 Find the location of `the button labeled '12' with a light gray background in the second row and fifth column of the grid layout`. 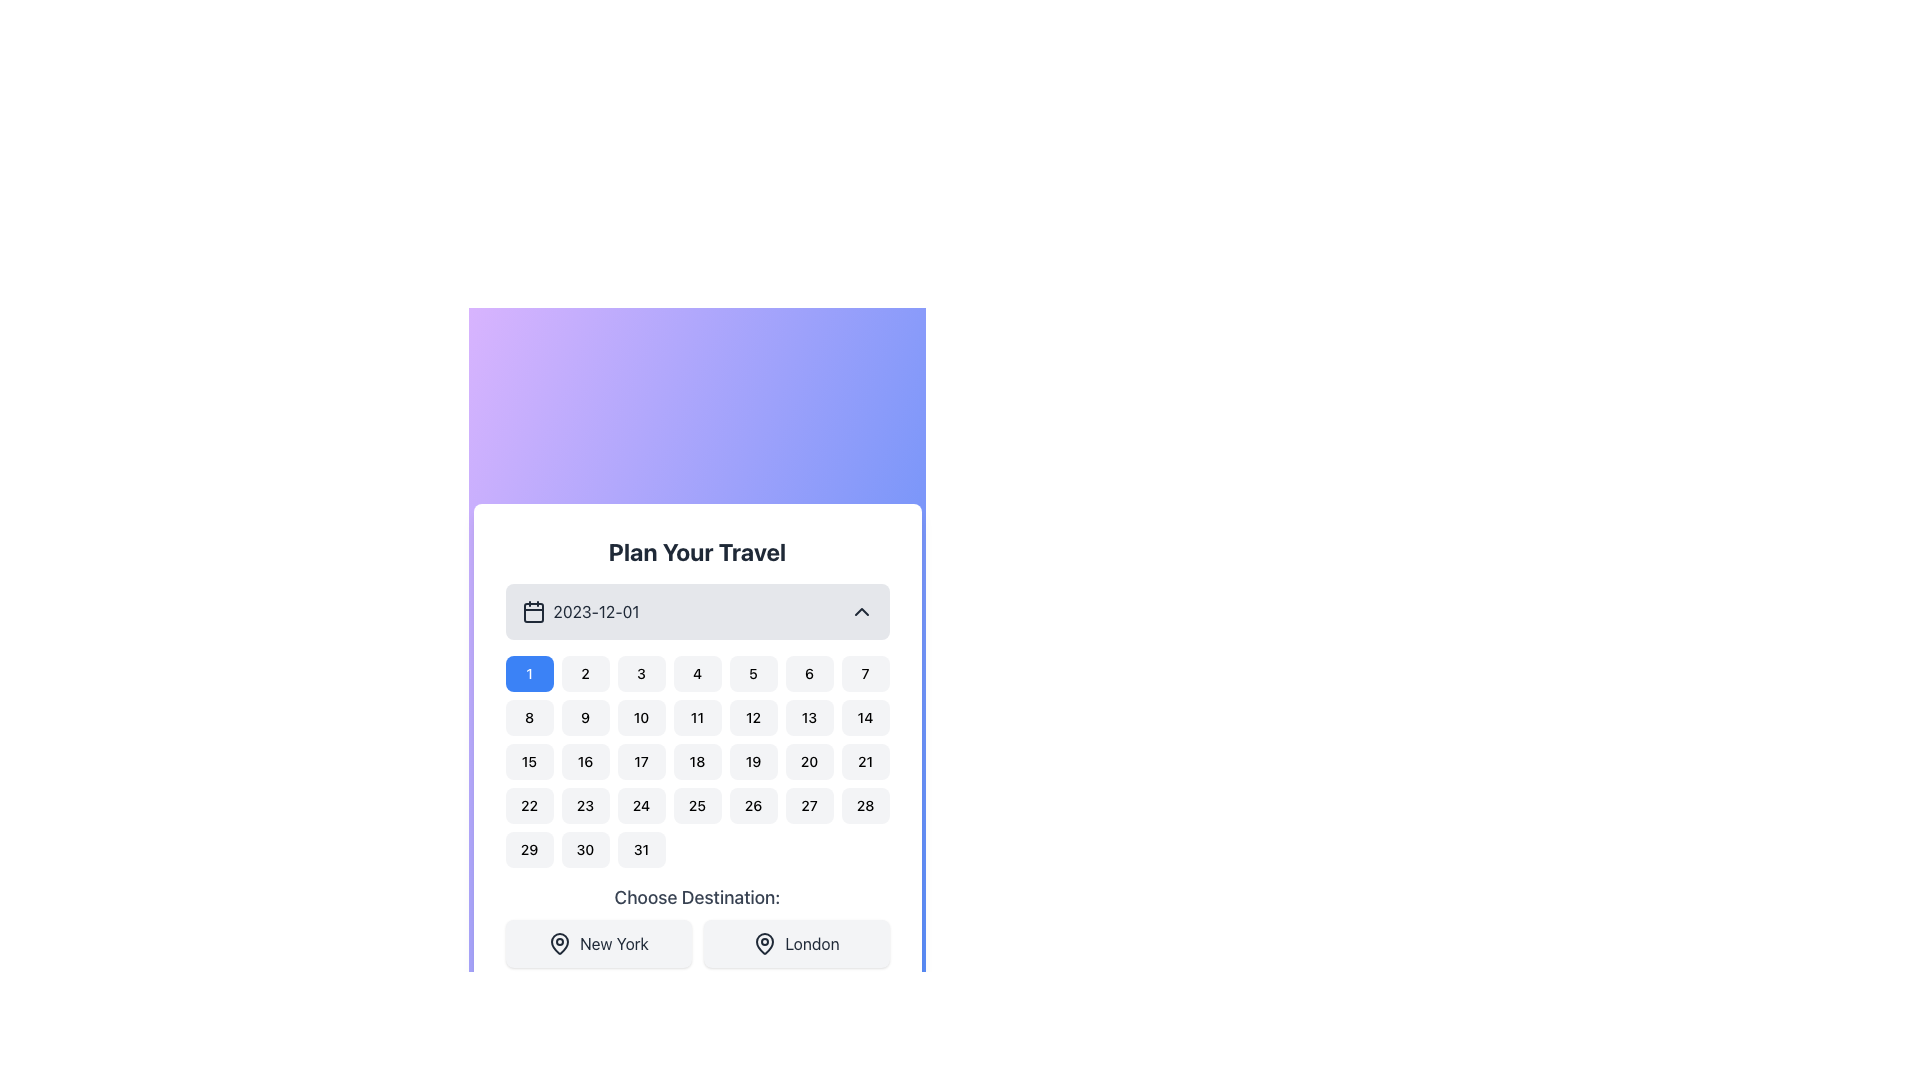

the button labeled '12' with a light gray background in the second row and fifth column of the grid layout is located at coordinates (752, 716).